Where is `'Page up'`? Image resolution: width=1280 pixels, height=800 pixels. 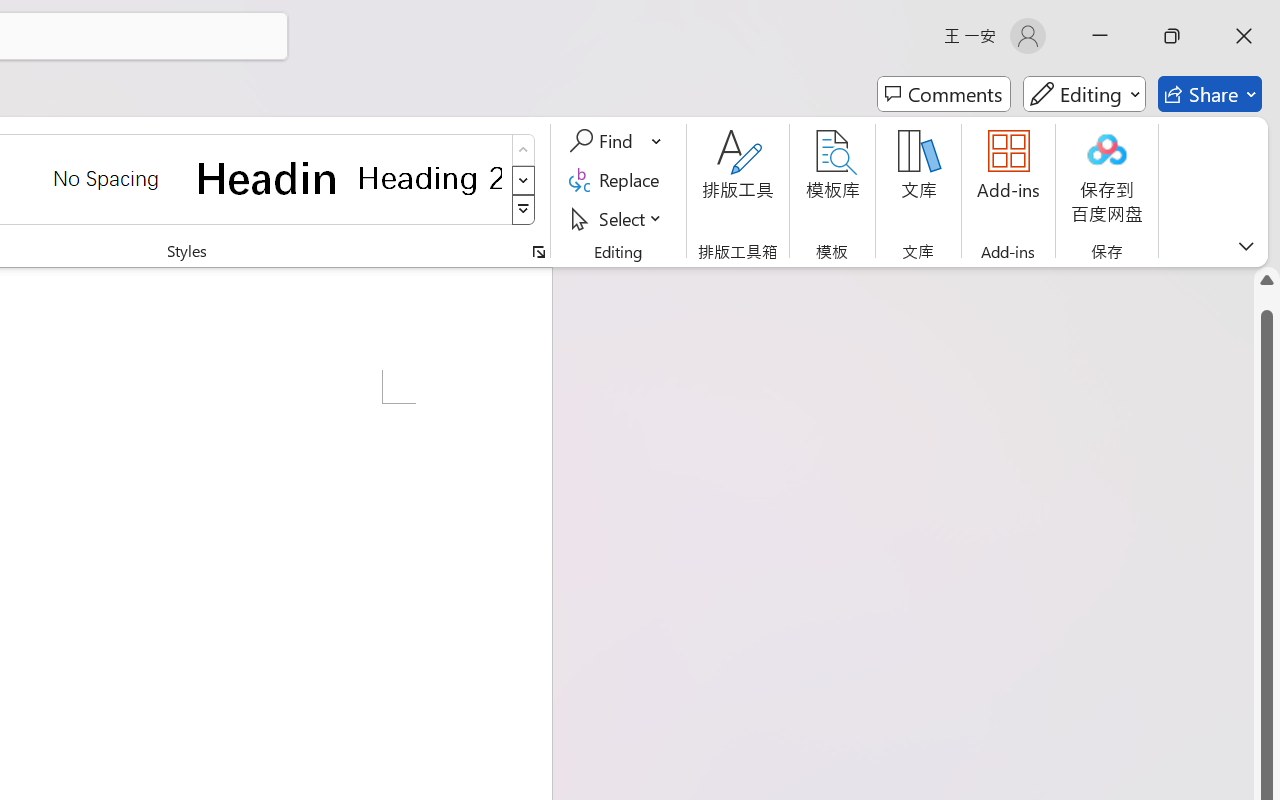 'Page up' is located at coordinates (1266, 300).